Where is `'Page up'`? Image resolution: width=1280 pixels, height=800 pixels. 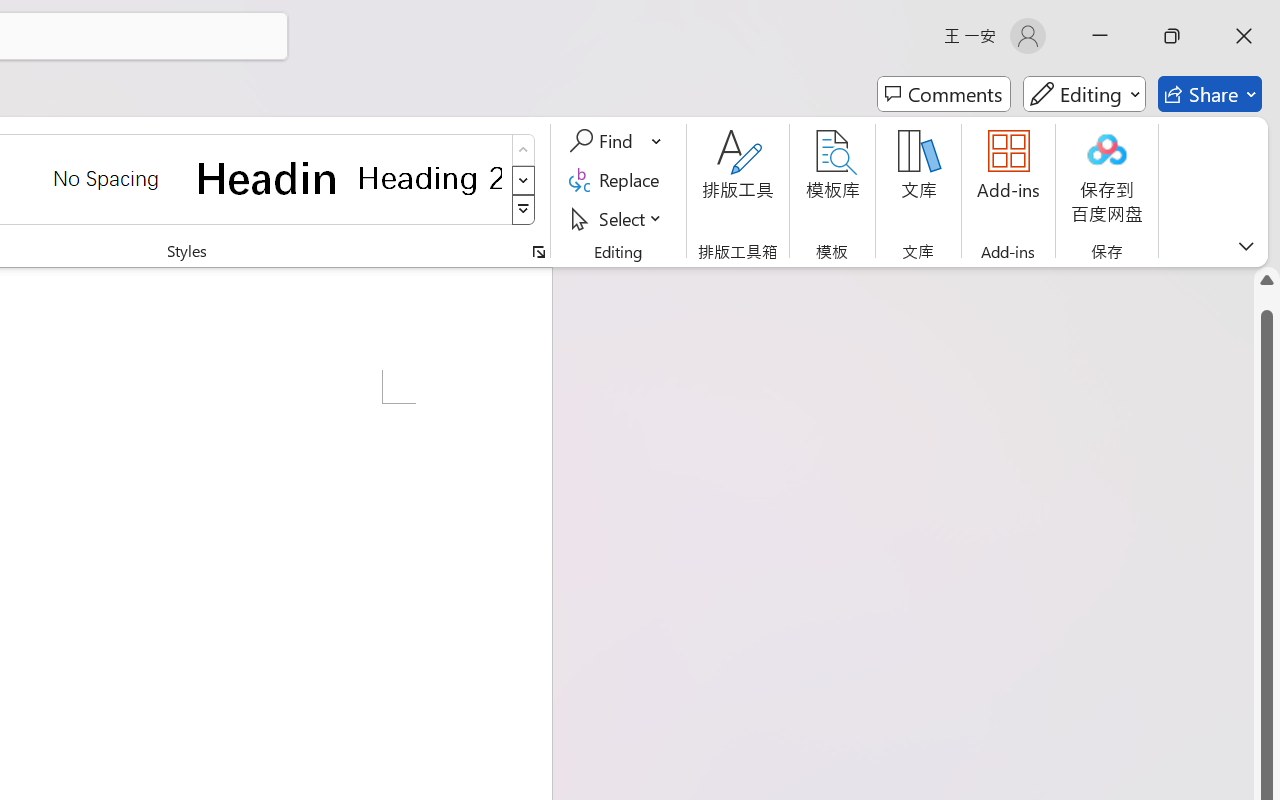 'Page up' is located at coordinates (1266, 300).